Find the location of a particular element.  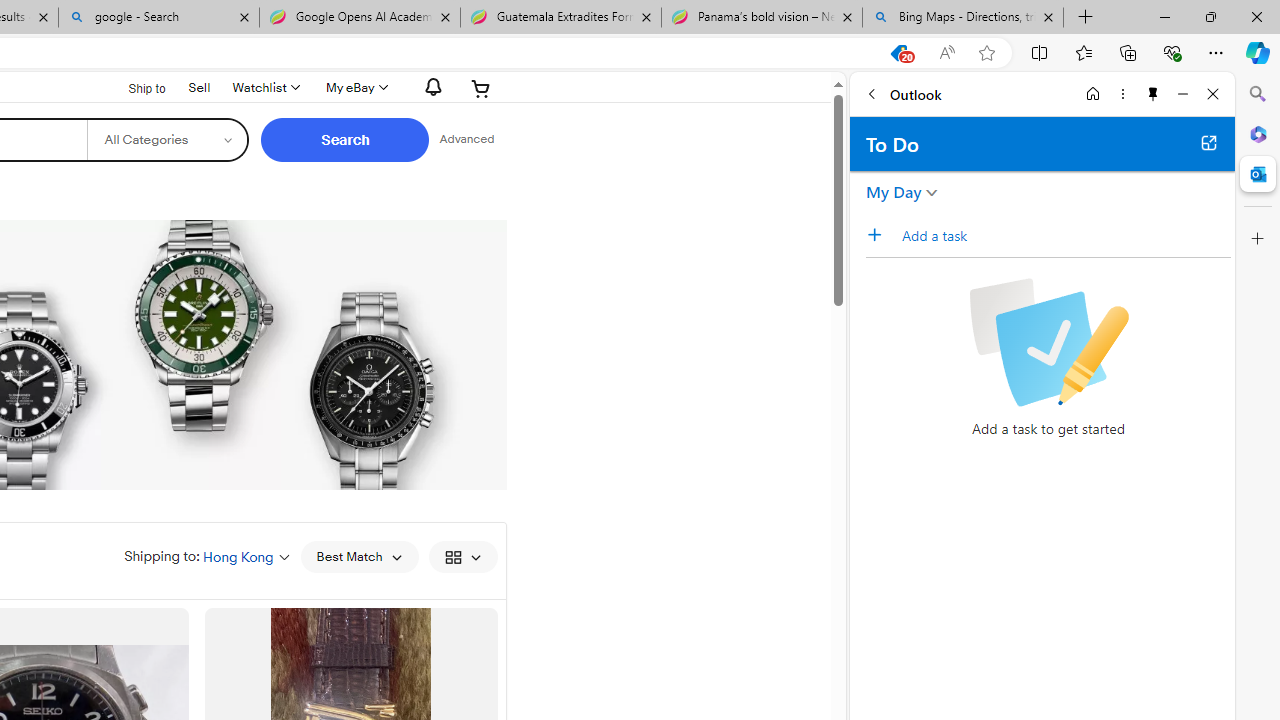

'My eBayExpand My eBay' is located at coordinates (355, 87).